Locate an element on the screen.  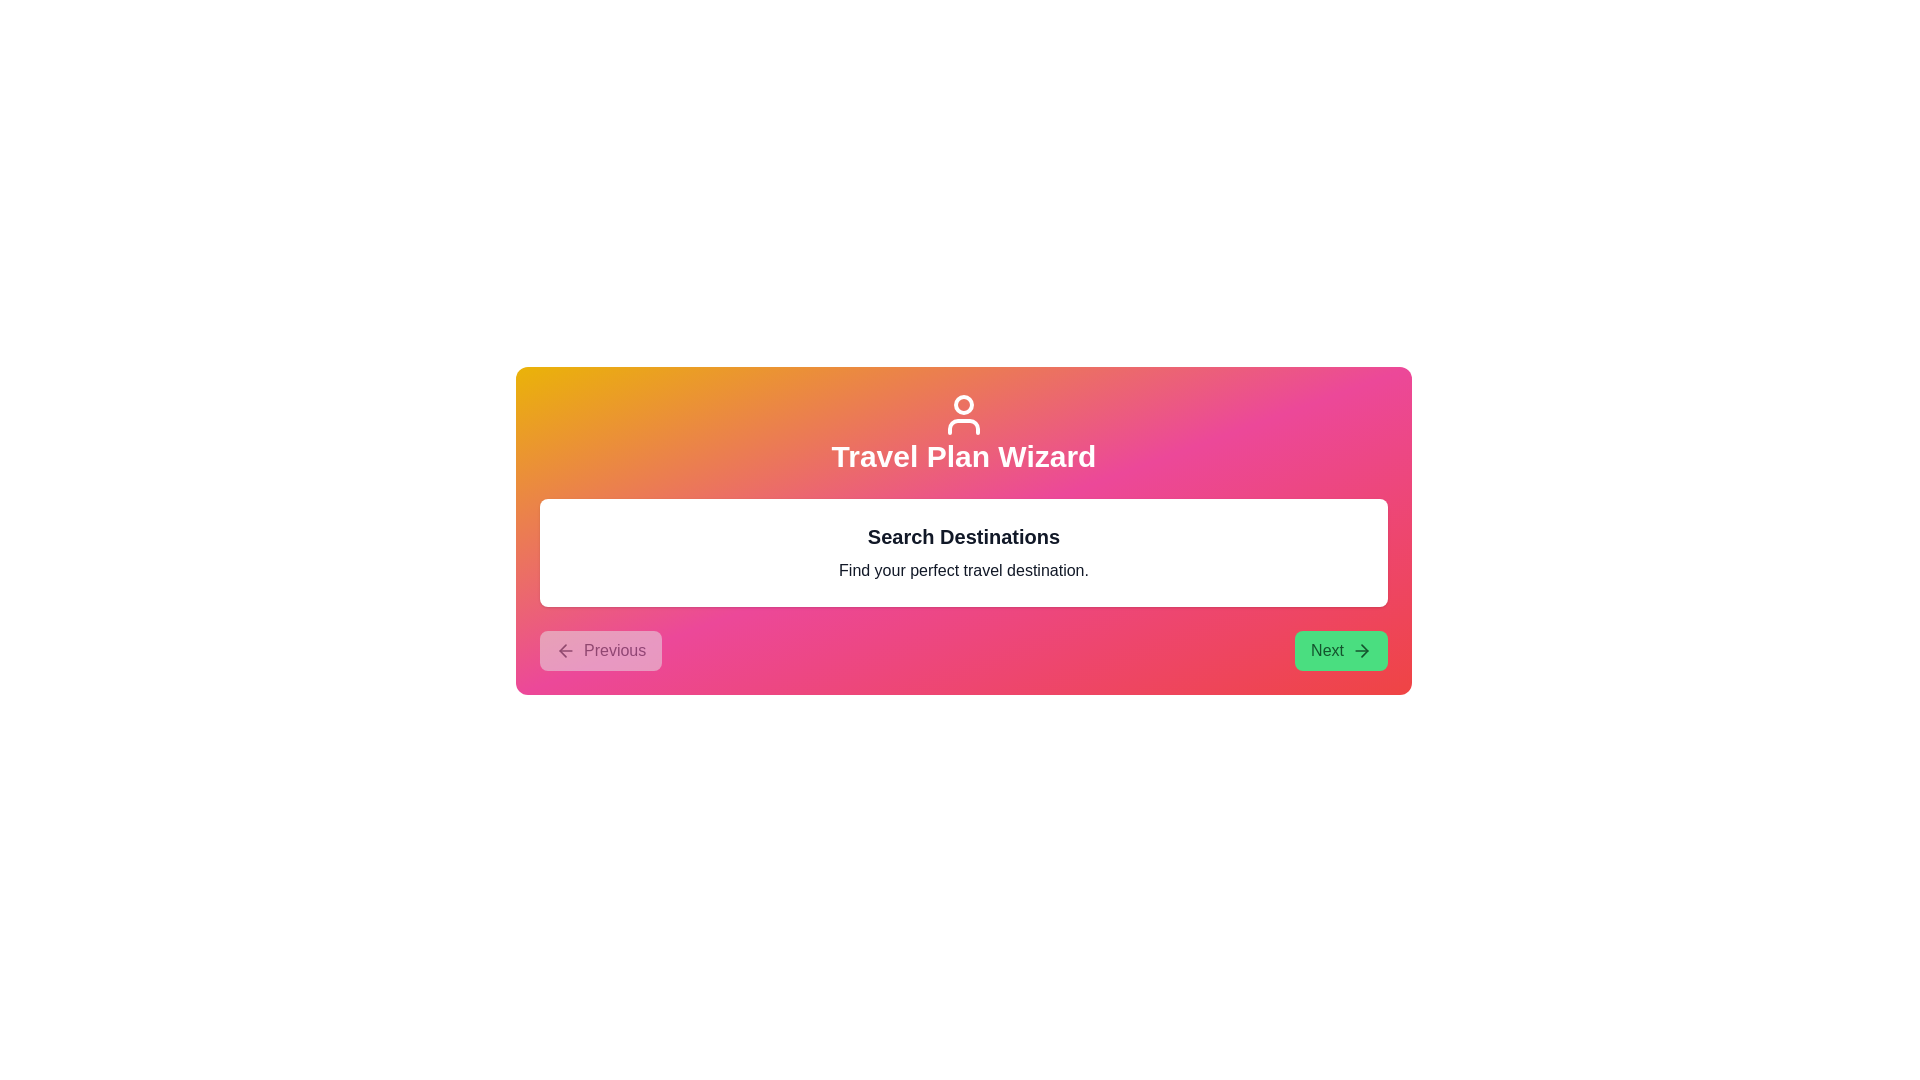
the green rectangular button labeled 'Next' is located at coordinates (1341, 651).